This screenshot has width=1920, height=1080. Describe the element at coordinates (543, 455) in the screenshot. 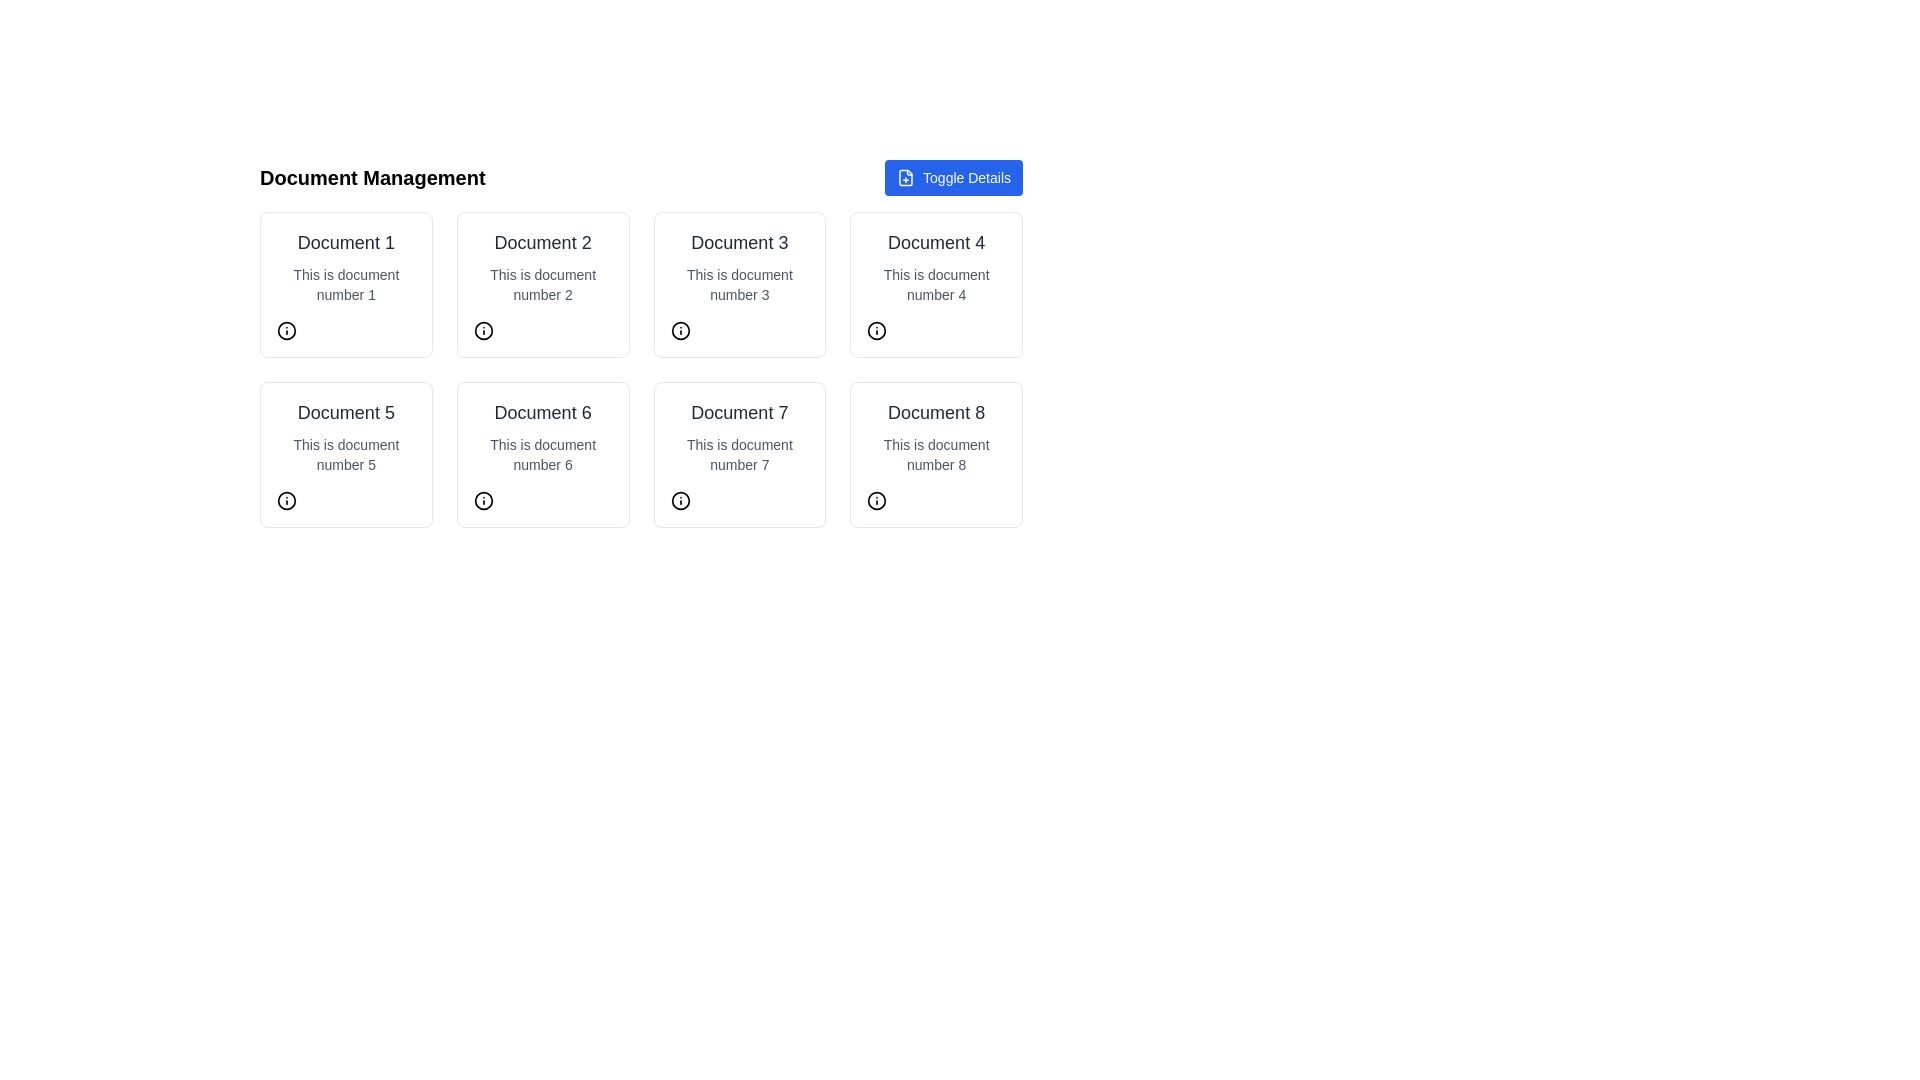

I see `the descriptive text element located below the title 'Document 6' in the 6th panel of the grid layout` at that location.